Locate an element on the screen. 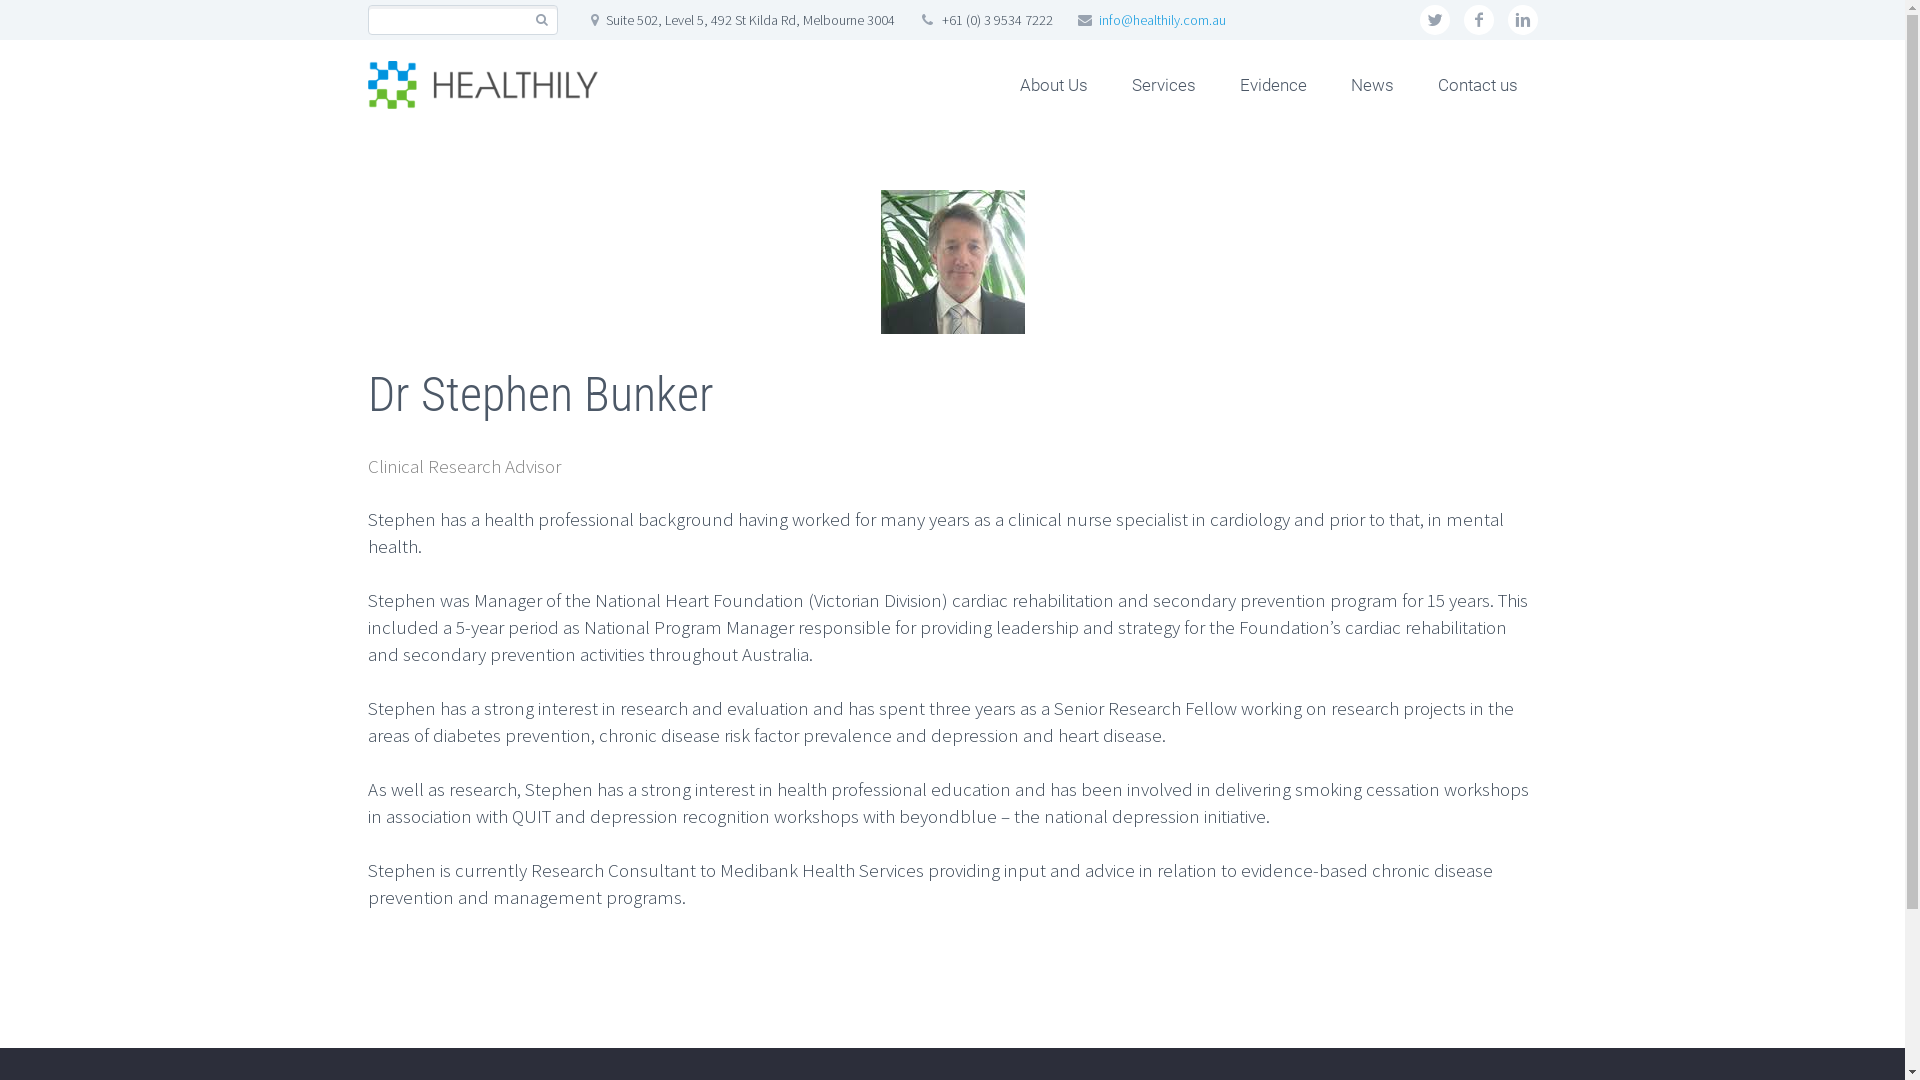 The image size is (1920, 1080). 'twitter' is located at coordinates (1434, 19).